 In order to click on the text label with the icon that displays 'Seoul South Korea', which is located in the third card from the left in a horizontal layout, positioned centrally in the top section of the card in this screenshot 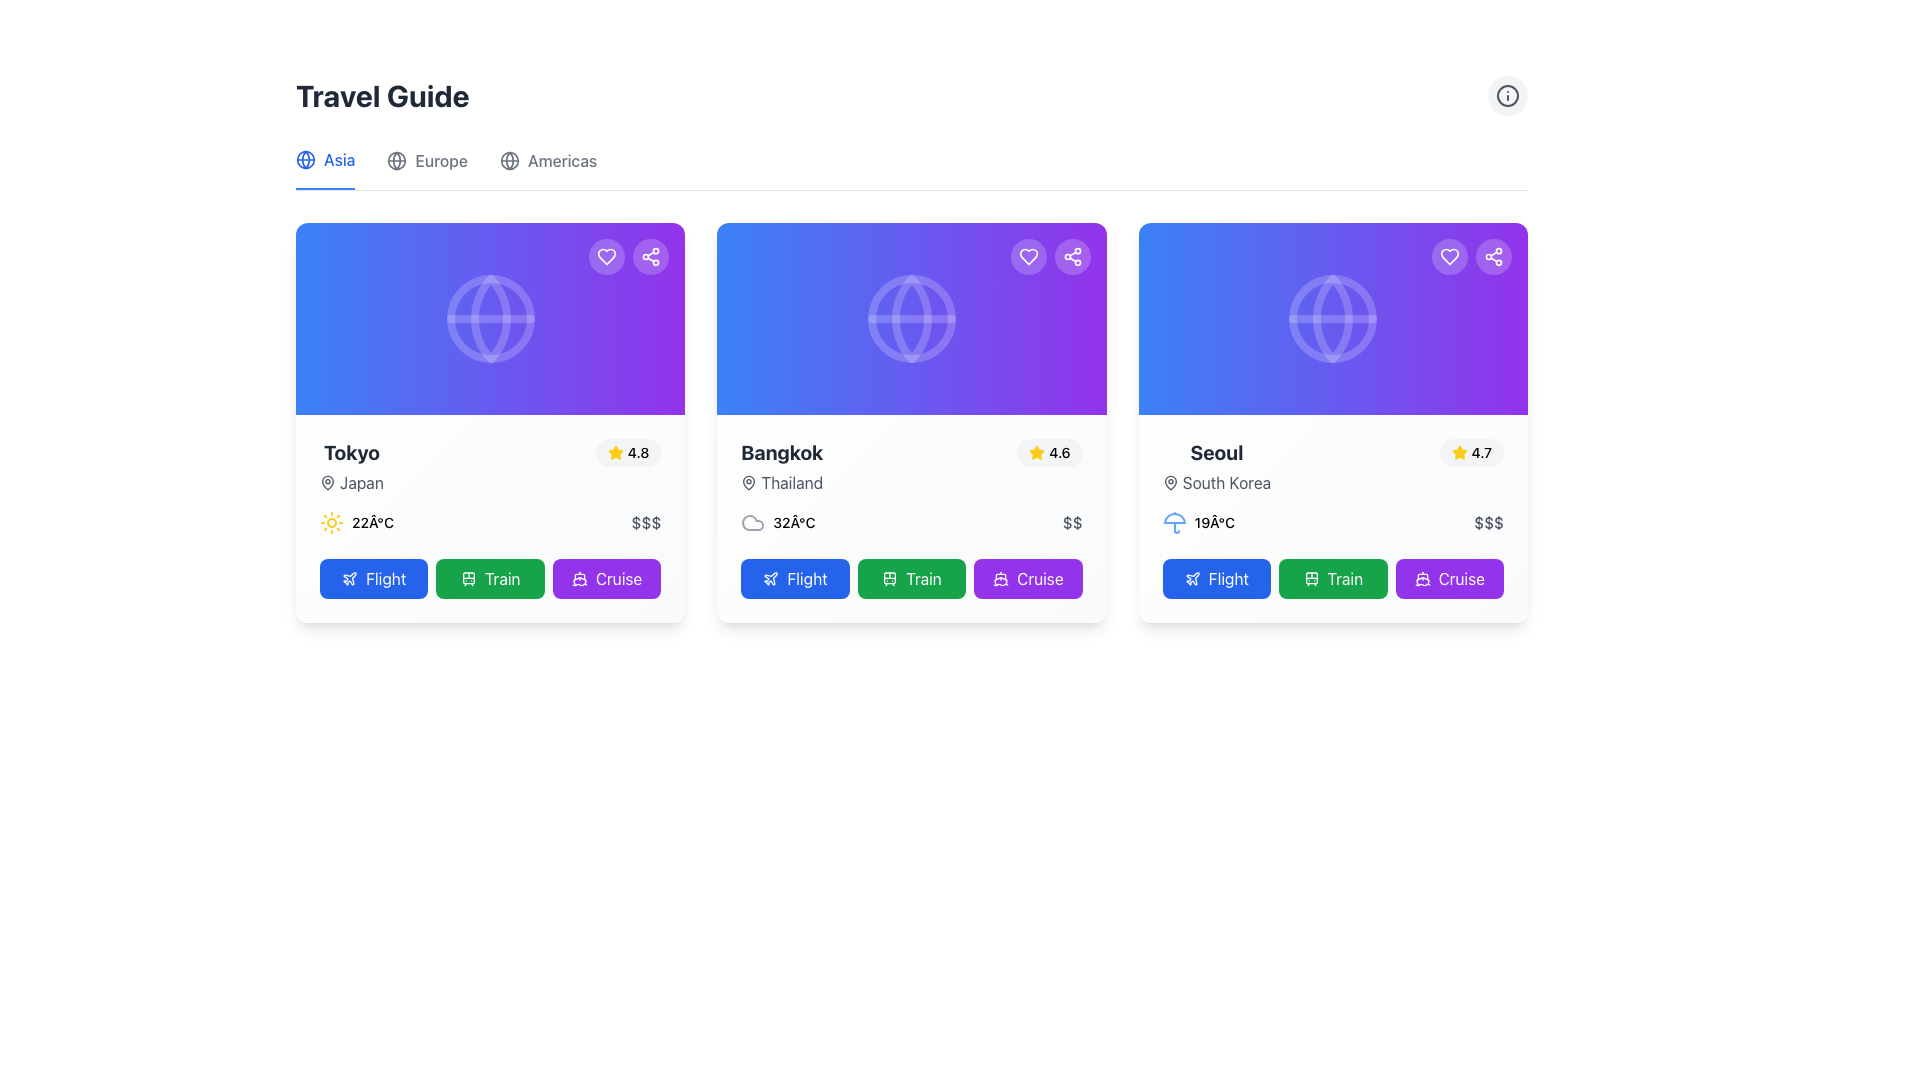, I will do `click(1215, 466)`.